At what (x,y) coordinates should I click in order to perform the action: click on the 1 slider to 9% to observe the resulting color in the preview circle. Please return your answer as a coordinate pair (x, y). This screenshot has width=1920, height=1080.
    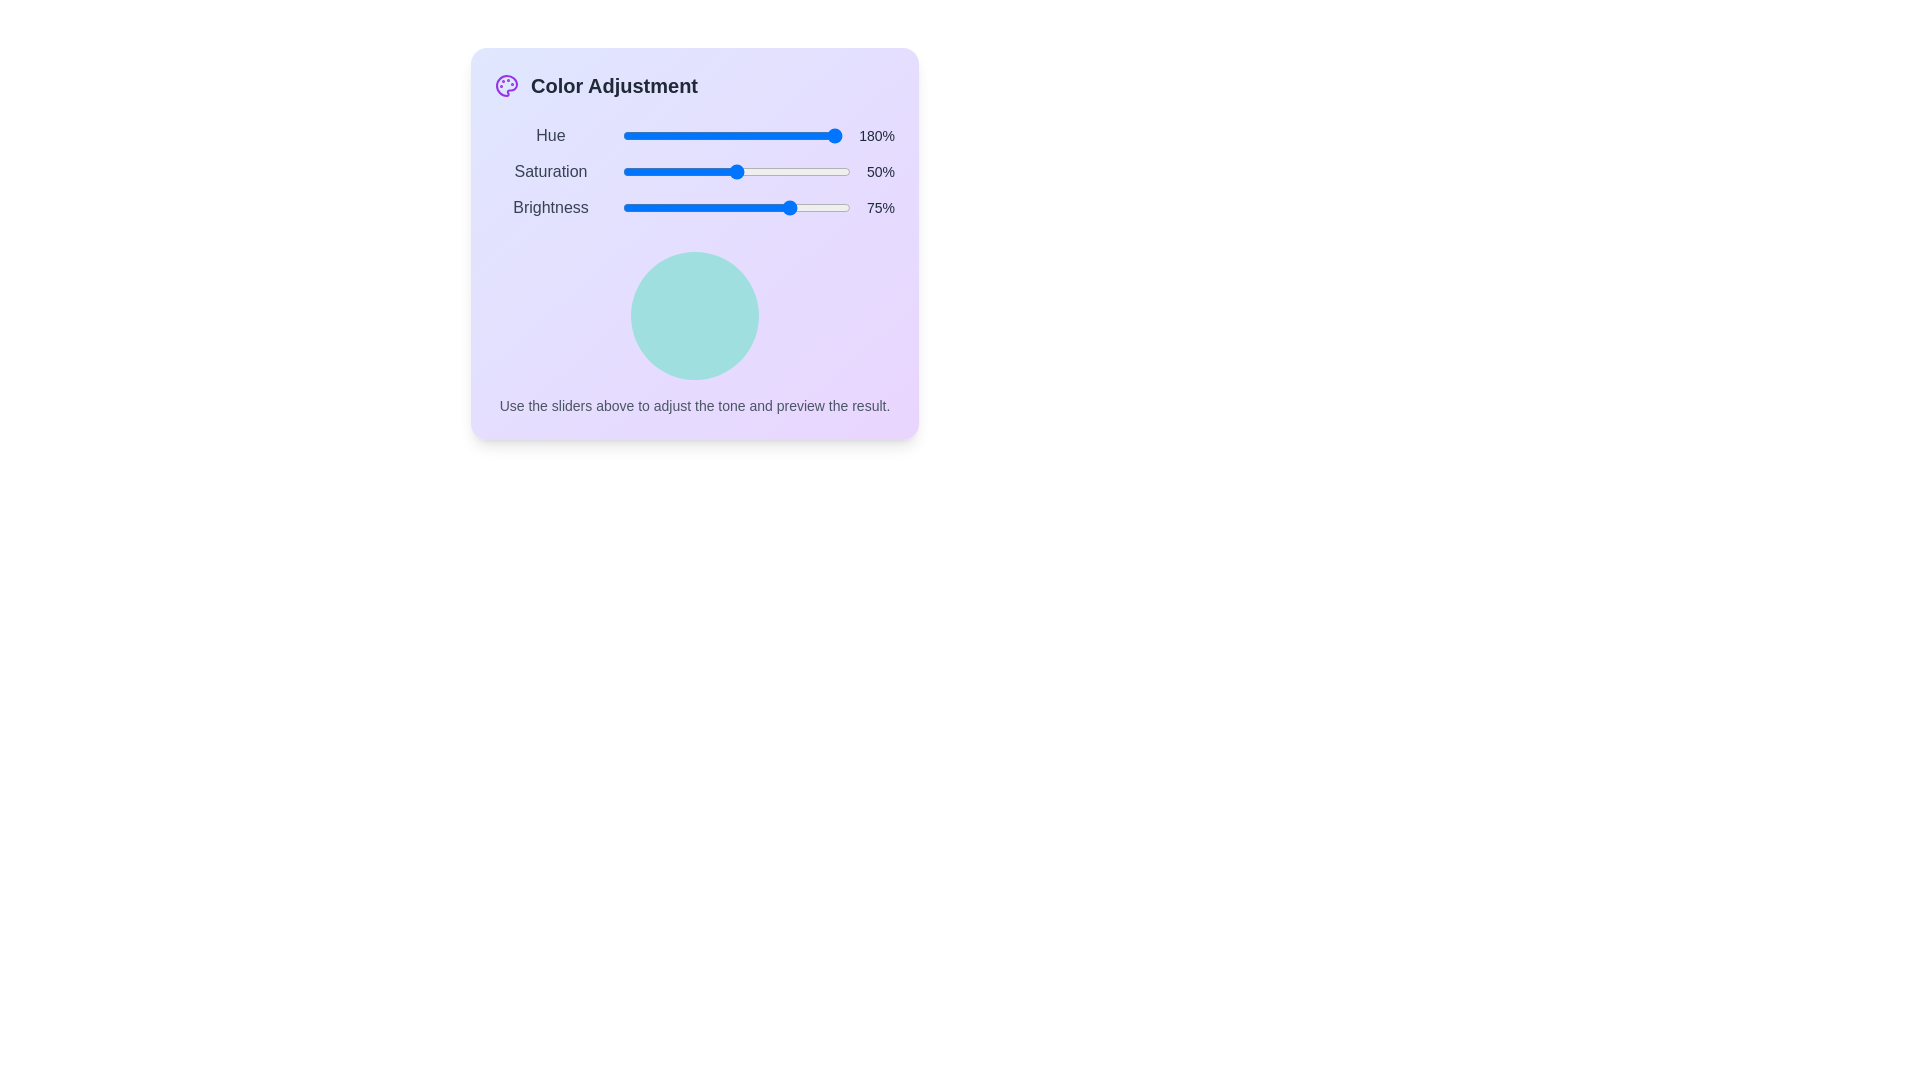
    Looking at the image, I should click on (642, 171).